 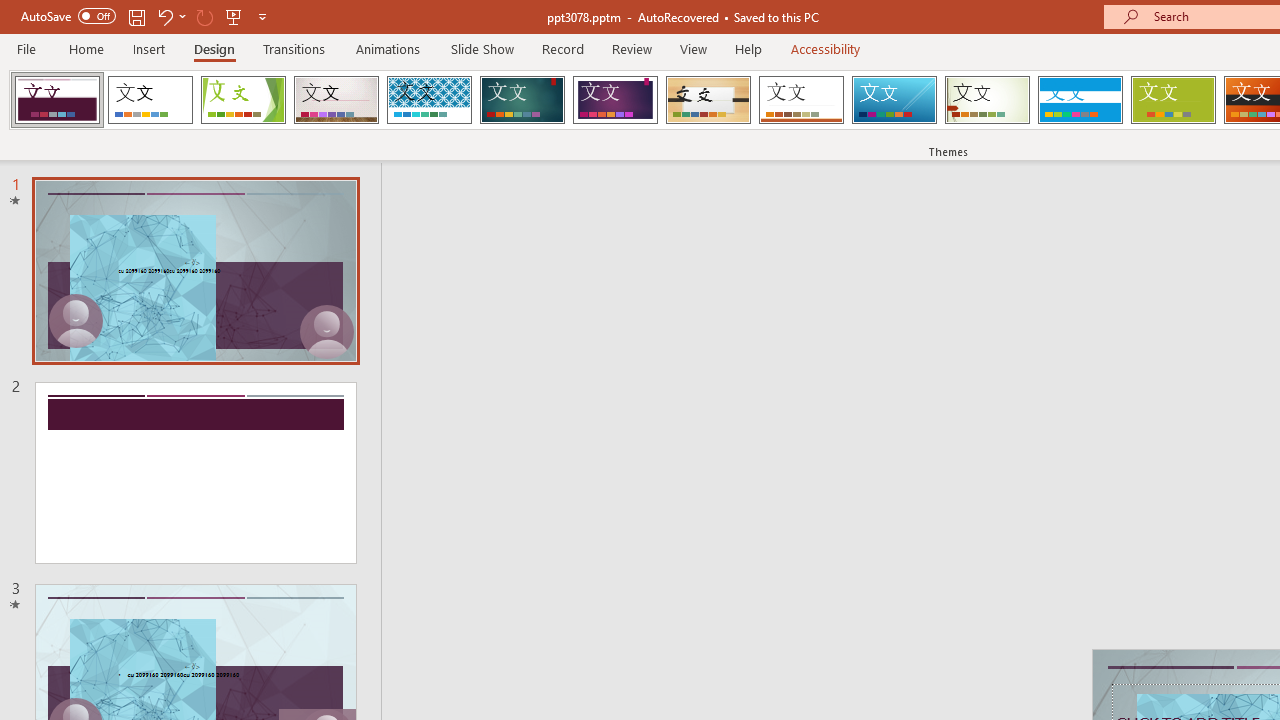 What do you see at coordinates (801, 100) in the screenshot?
I see `'Retrospect'` at bounding box center [801, 100].